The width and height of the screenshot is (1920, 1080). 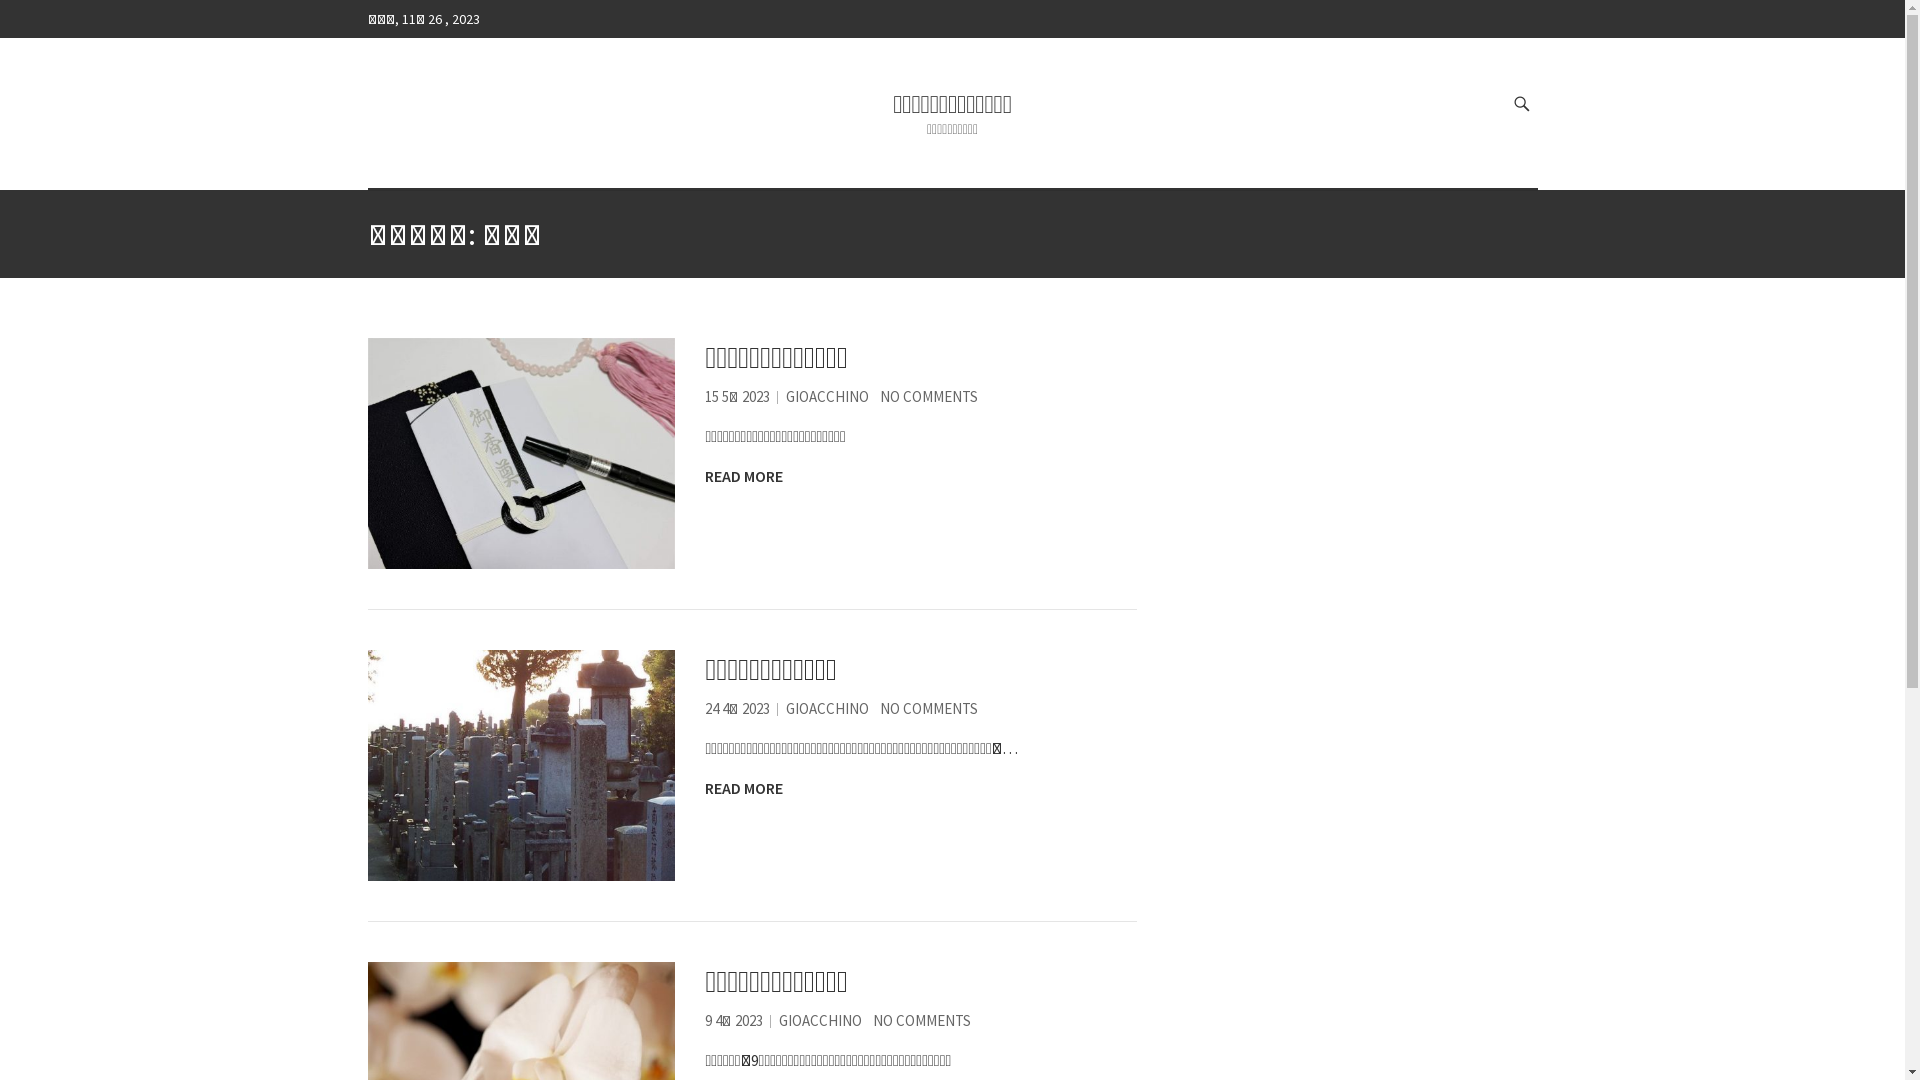 I want to click on 'NO COMMENTS', so click(x=928, y=707).